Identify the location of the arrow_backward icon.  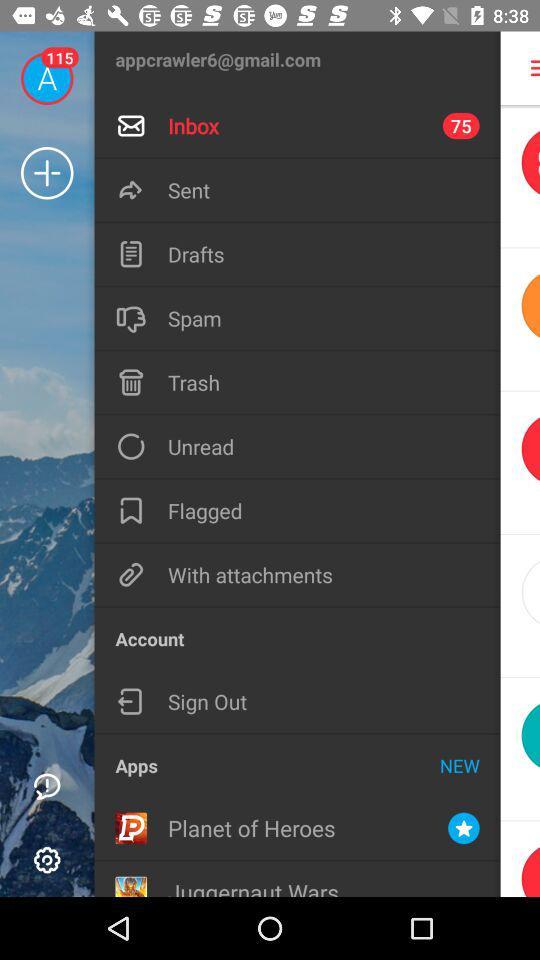
(520, 463).